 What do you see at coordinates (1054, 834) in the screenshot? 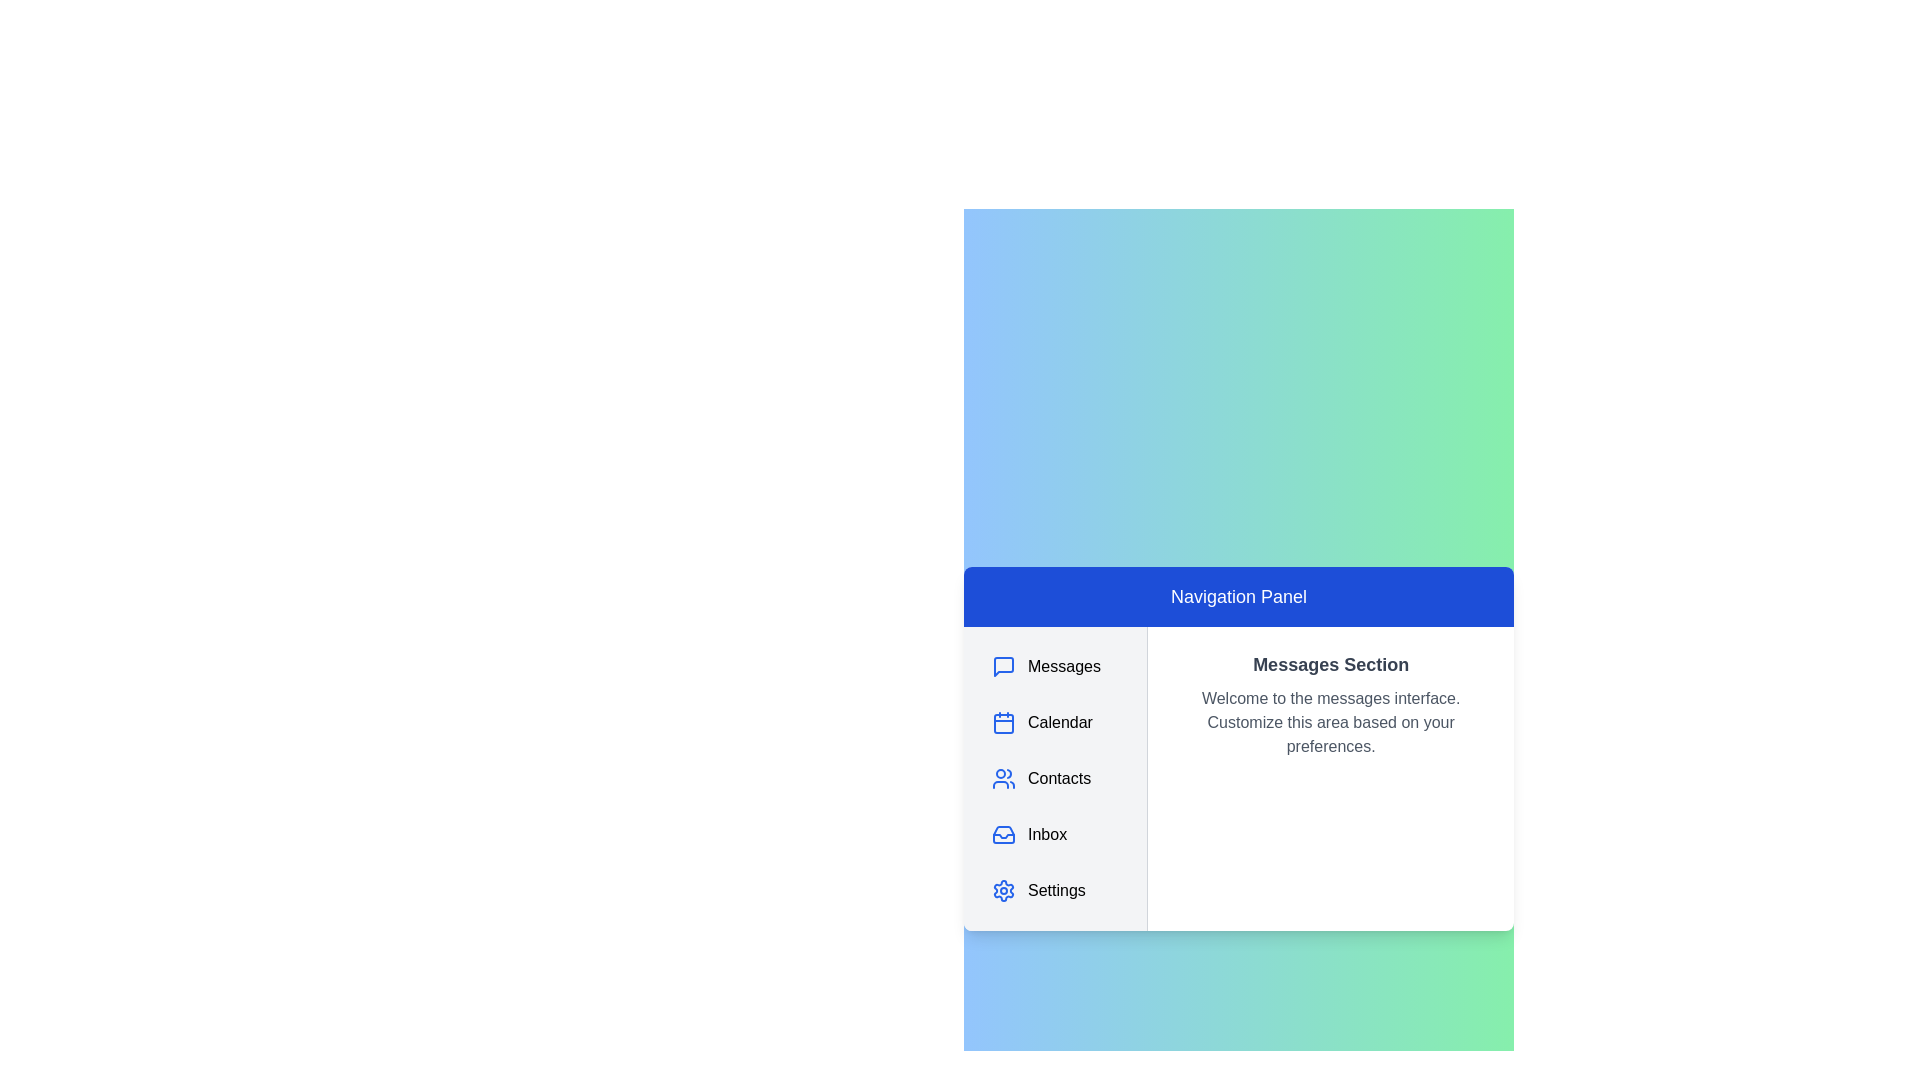
I see `the navigation panel item corresponding to Inbox` at bounding box center [1054, 834].